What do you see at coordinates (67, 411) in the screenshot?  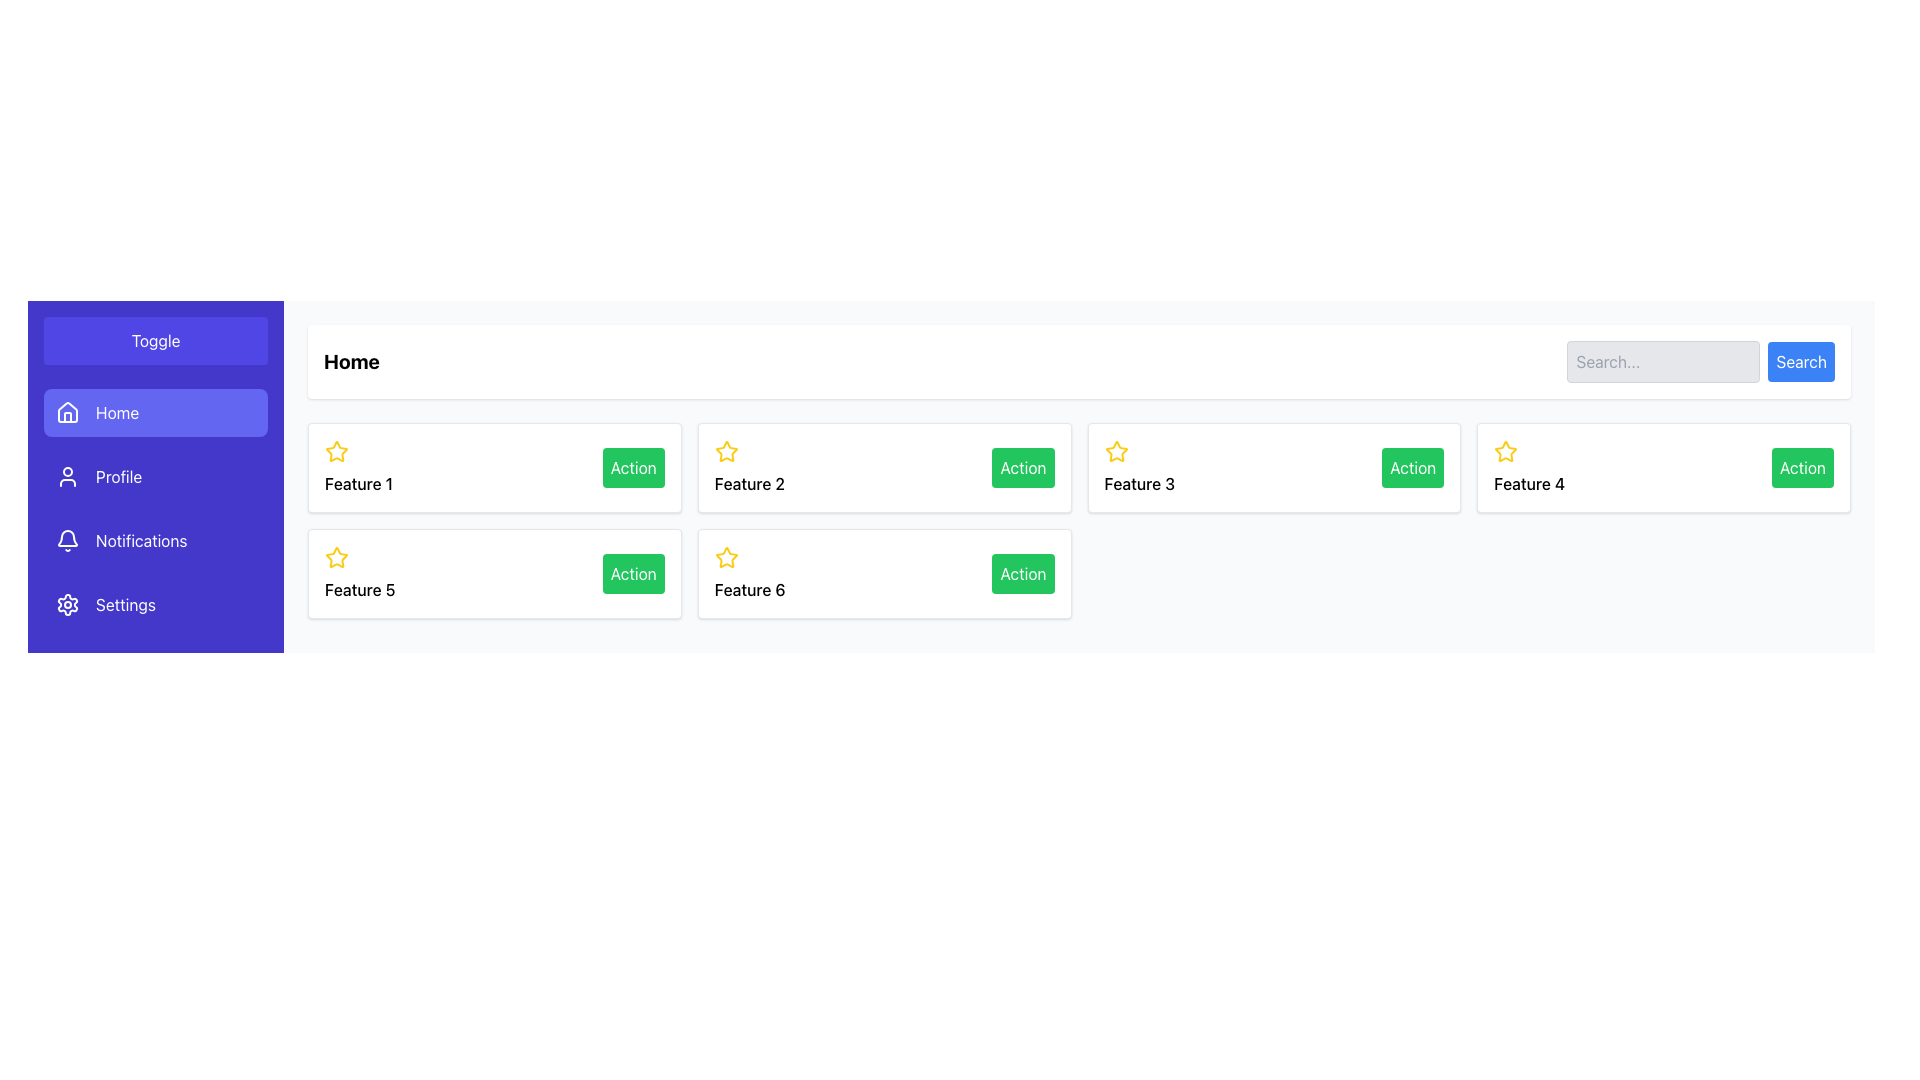 I see `the house icon in the left-side navigation bar that is part of the 'Home' menu item, which is located next to the label 'Home'` at bounding box center [67, 411].